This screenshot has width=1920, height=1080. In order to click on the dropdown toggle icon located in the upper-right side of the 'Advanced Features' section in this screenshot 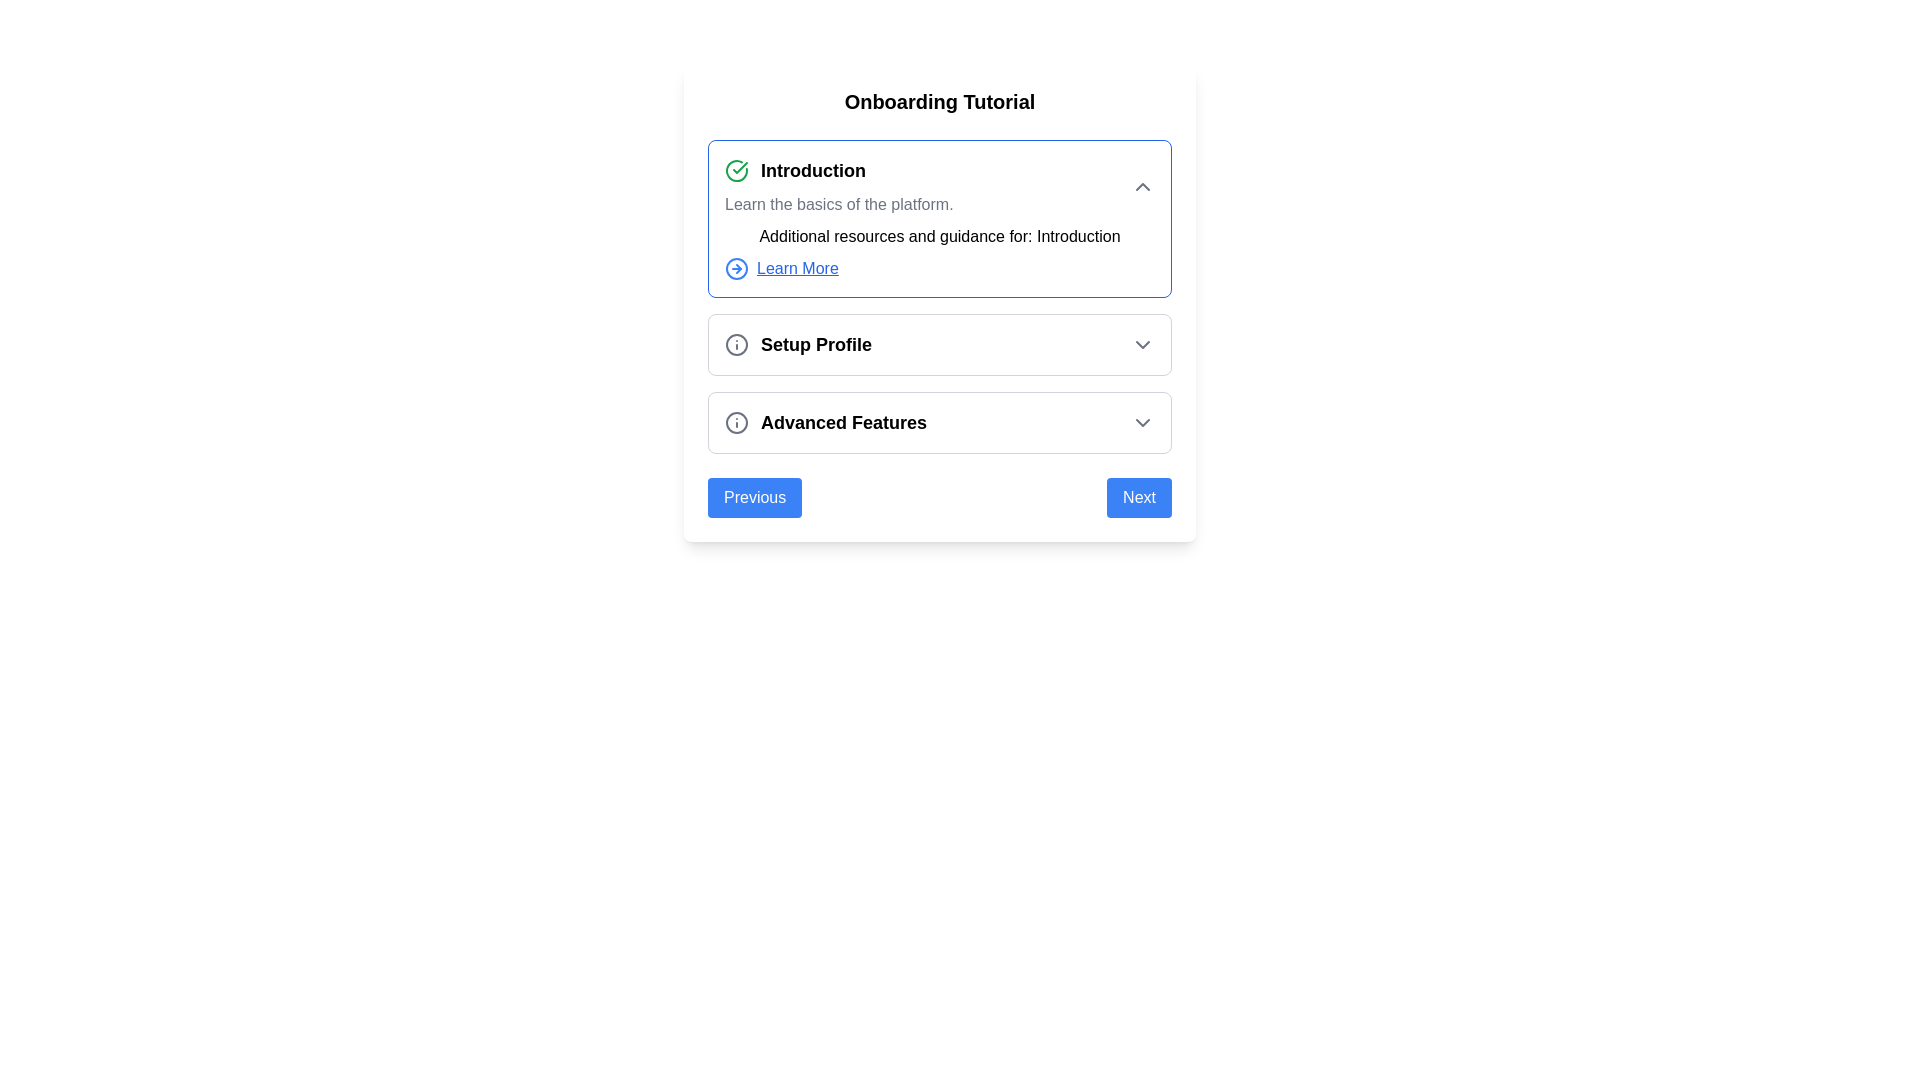, I will do `click(1142, 422)`.